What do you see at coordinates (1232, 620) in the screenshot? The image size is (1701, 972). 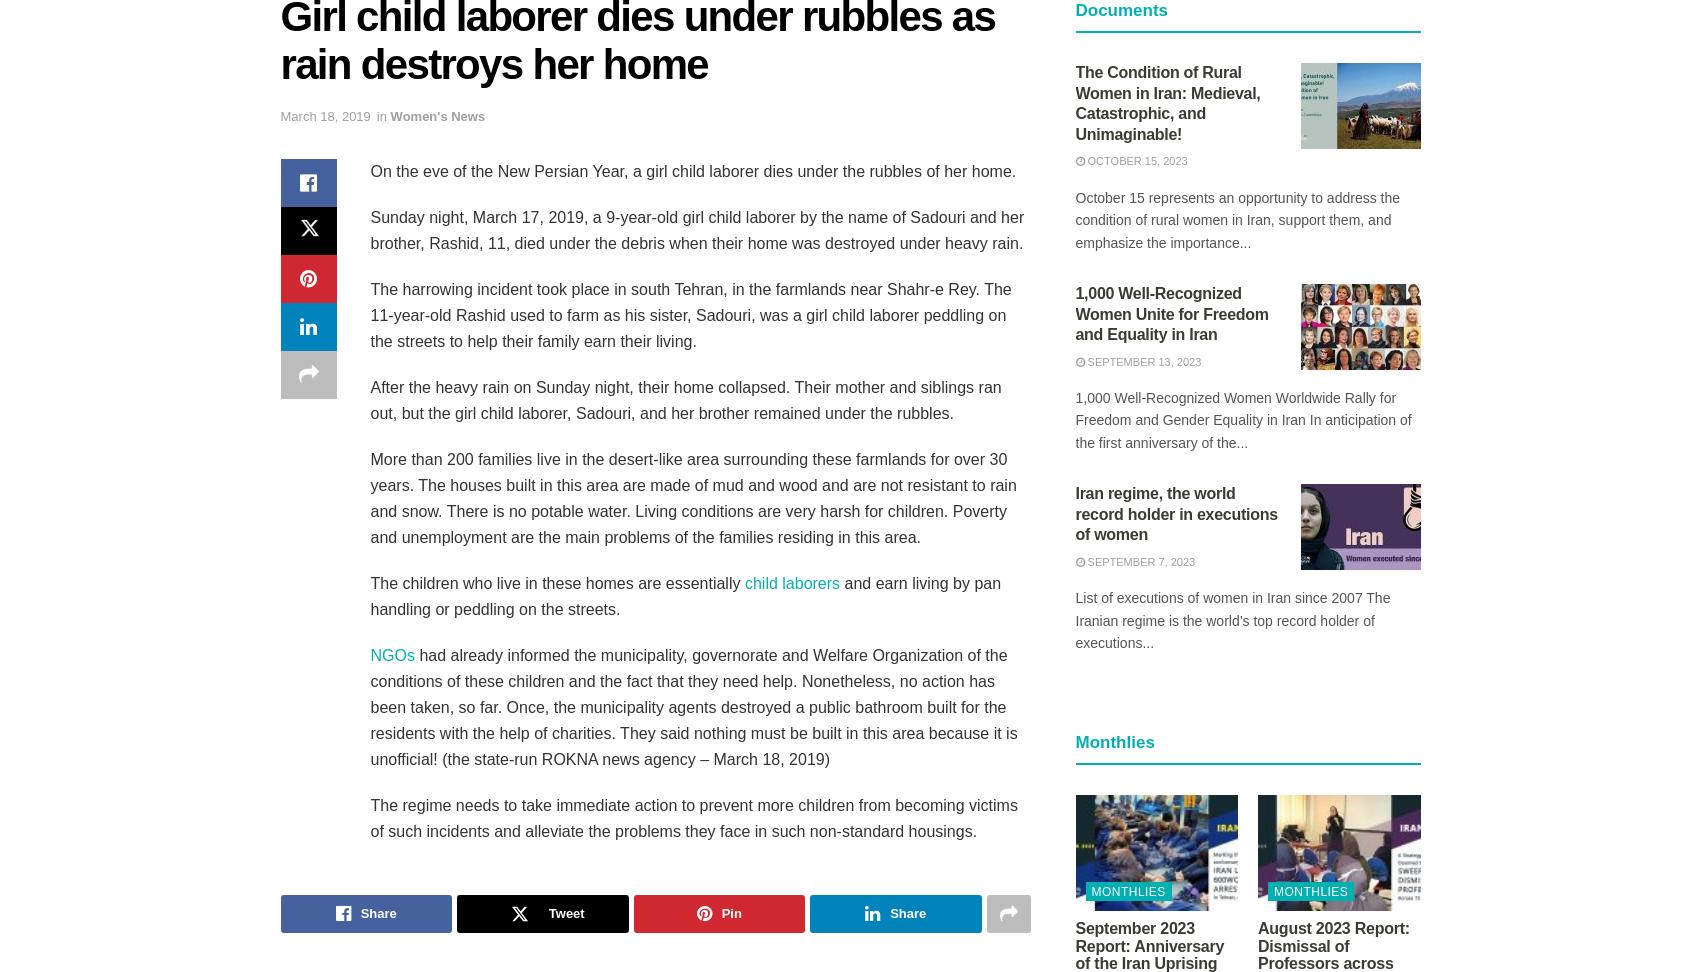 I see `'List of executions of women in Iran since 2007 The Iranian regime is the world’s top record holder of executions...'` at bounding box center [1232, 620].